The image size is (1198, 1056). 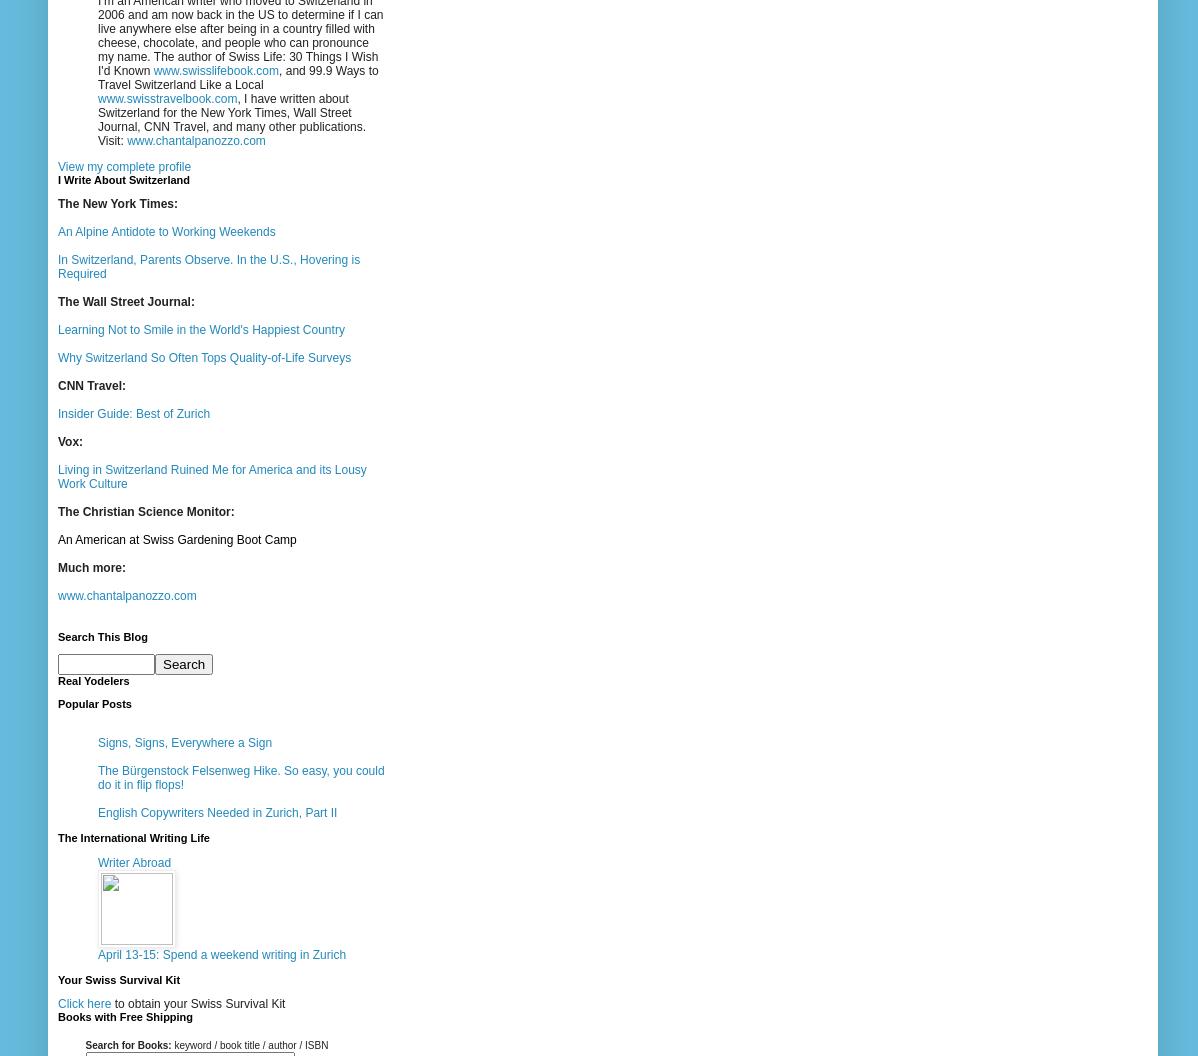 I want to click on 'Learning Not to Smile in the World's Happiest Country', so click(x=201, y=330).